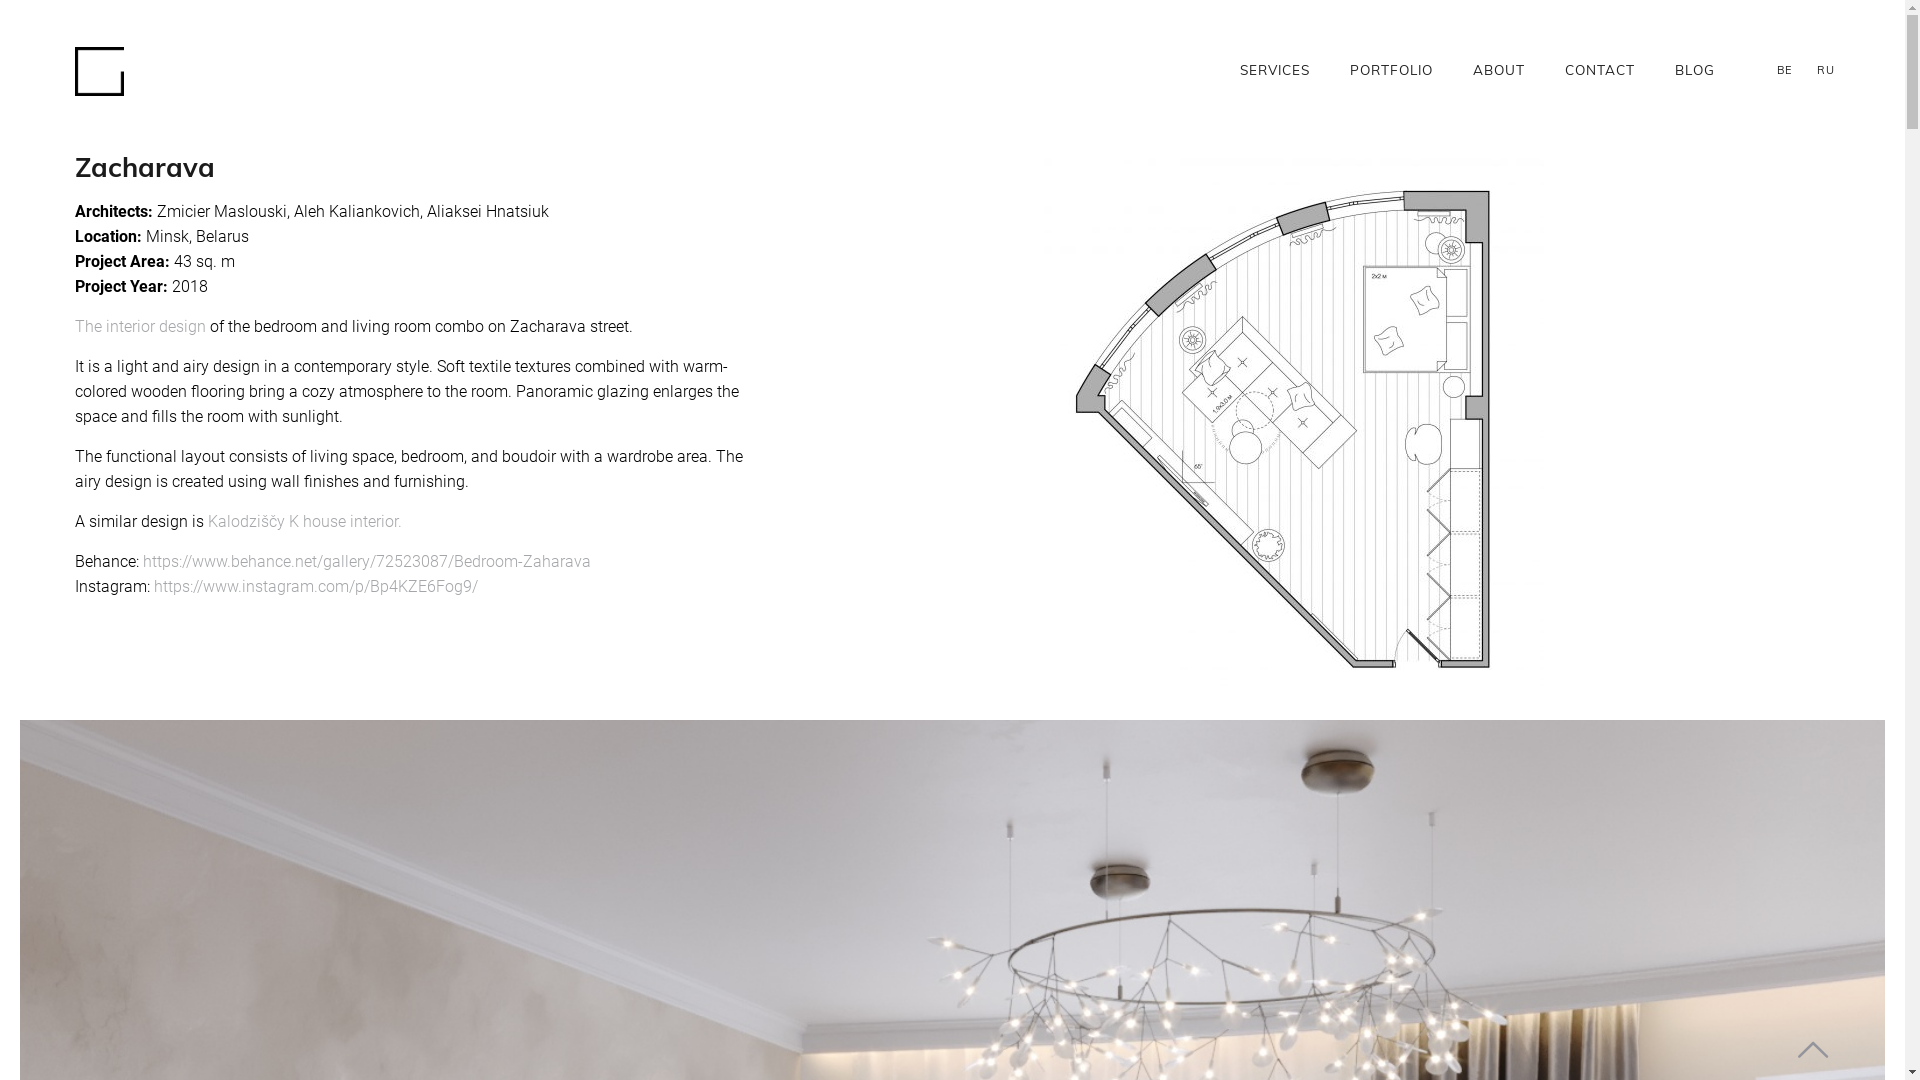 Image resolution: width=1920 pixels, height=1080 pixels. What do you see at coordinates (1824, 68) in the screenshot?
I see `'RU'` at bounding box center [1824, 68].